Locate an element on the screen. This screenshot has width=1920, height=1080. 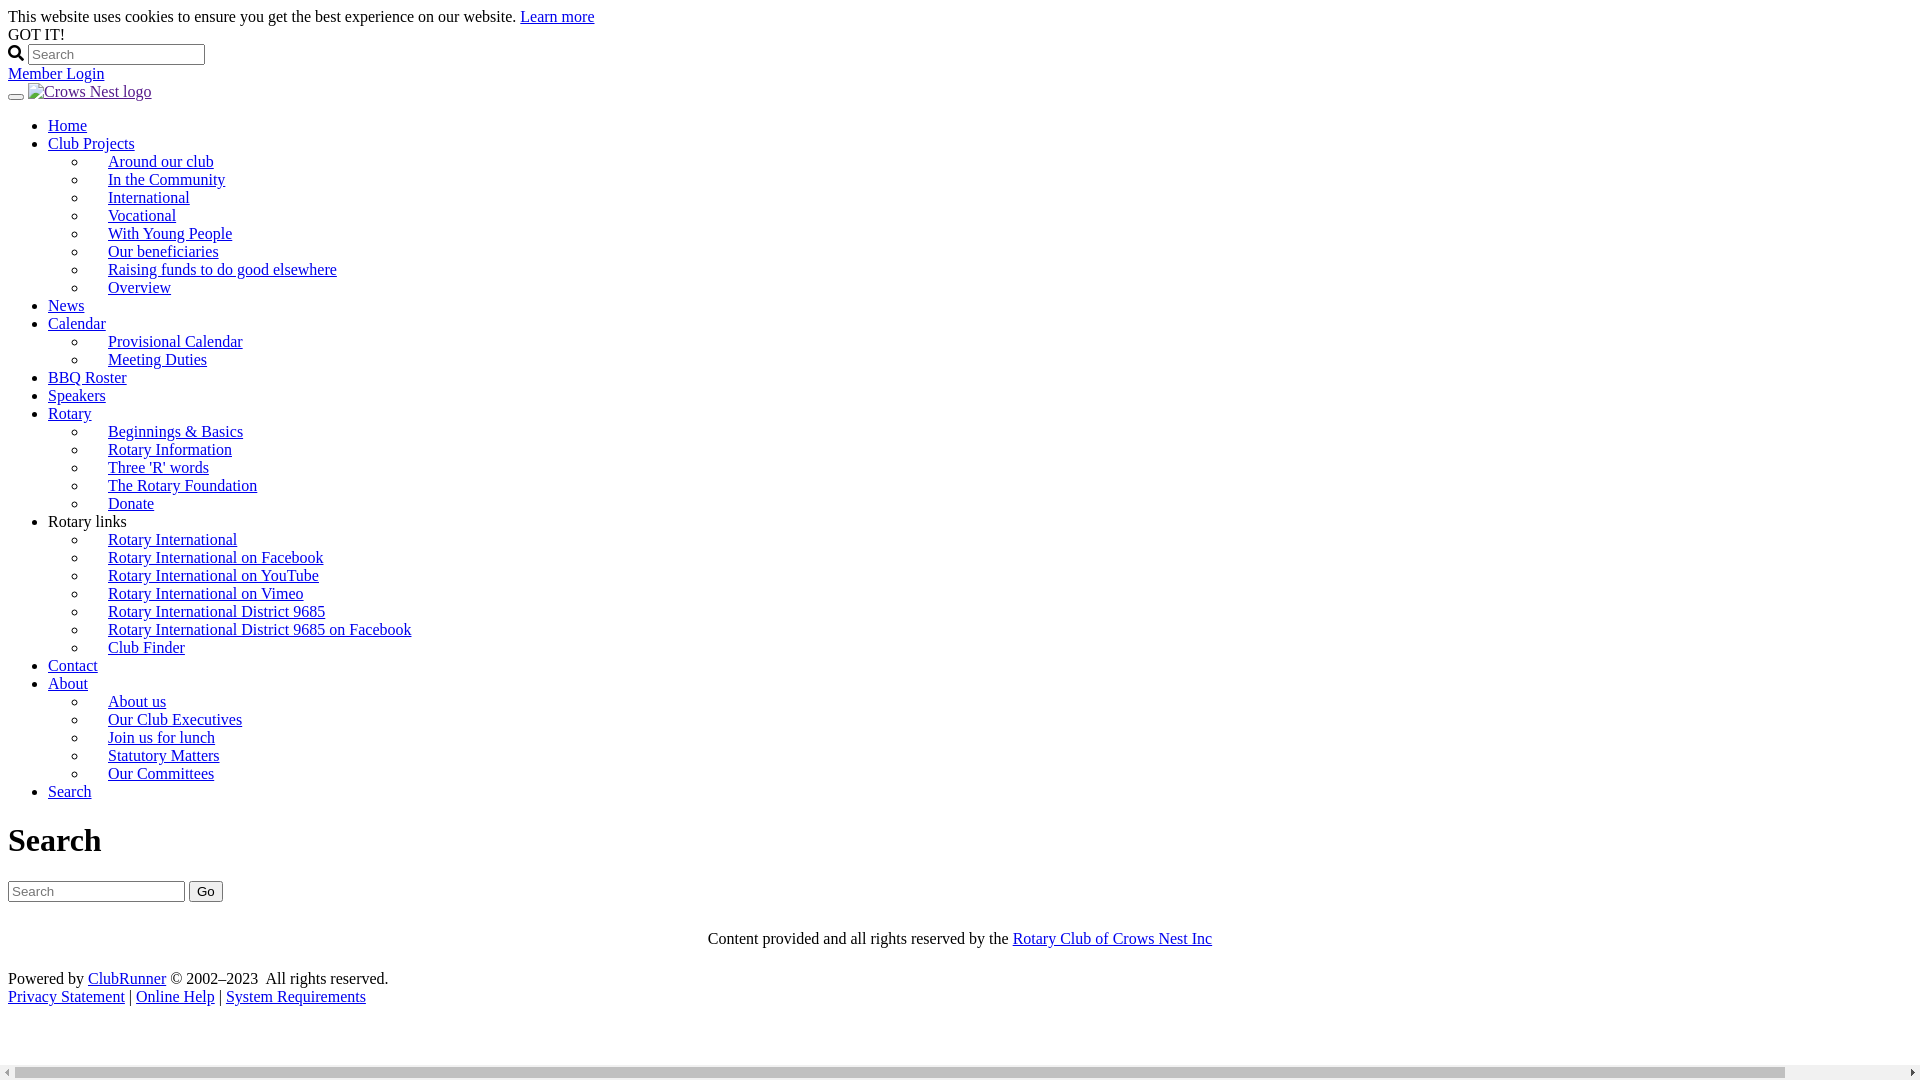
'Raising funds to do good elsewhere' is located at coordinates (230, 268).